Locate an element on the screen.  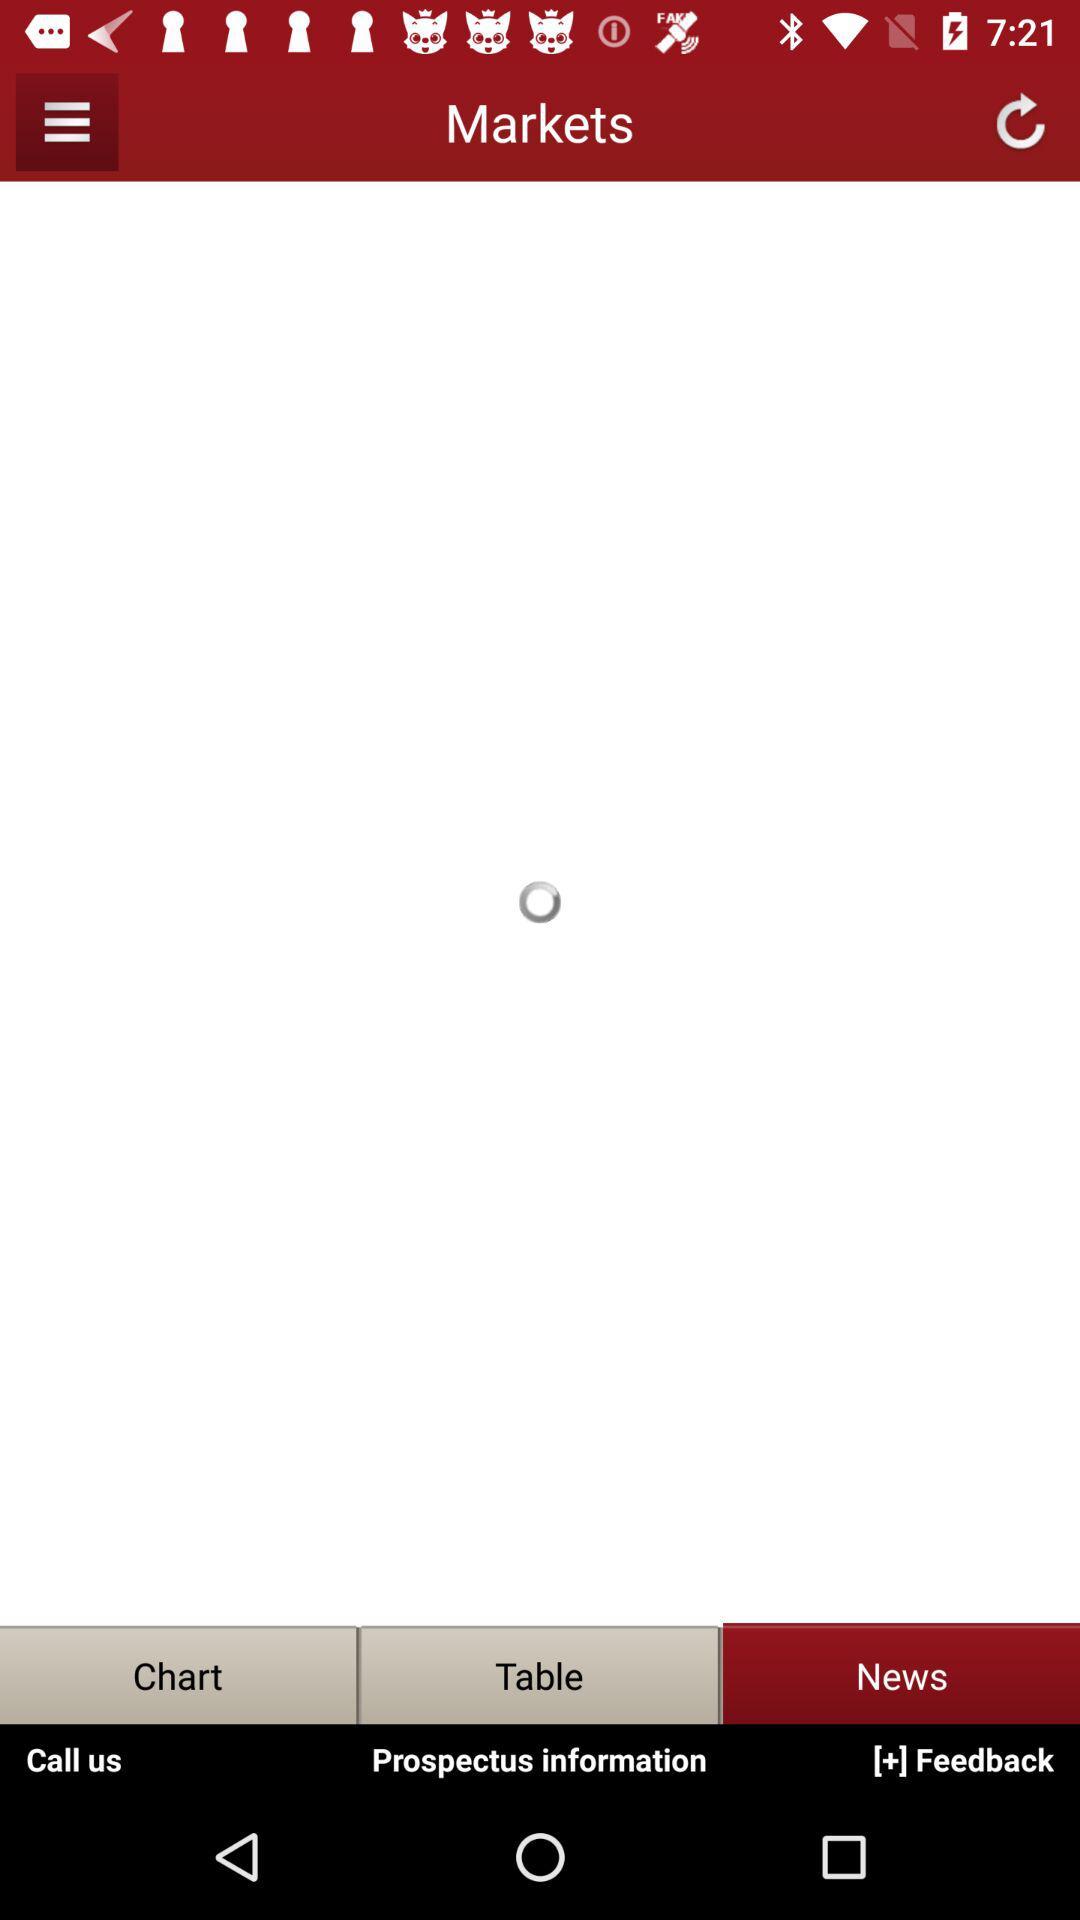
the refresh icon is located at coordinates (1021, 121).